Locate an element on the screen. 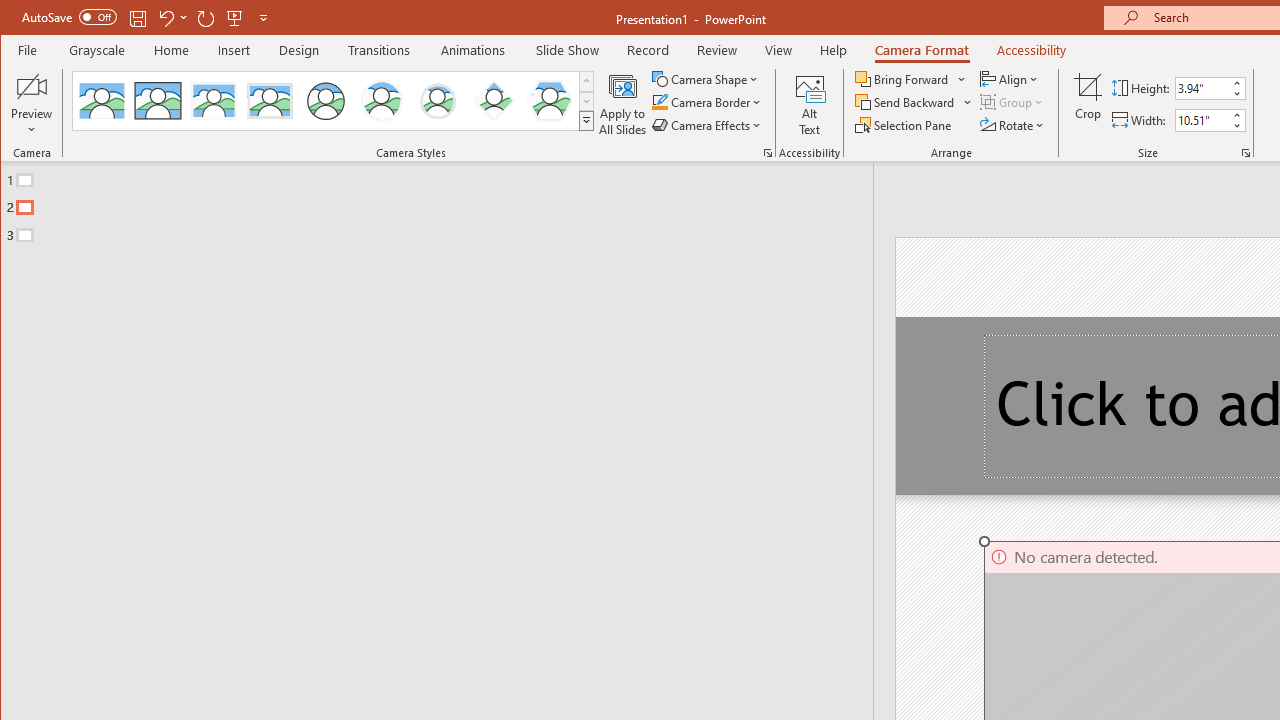  'Camera Styles' is located at coordinates (585, 120).